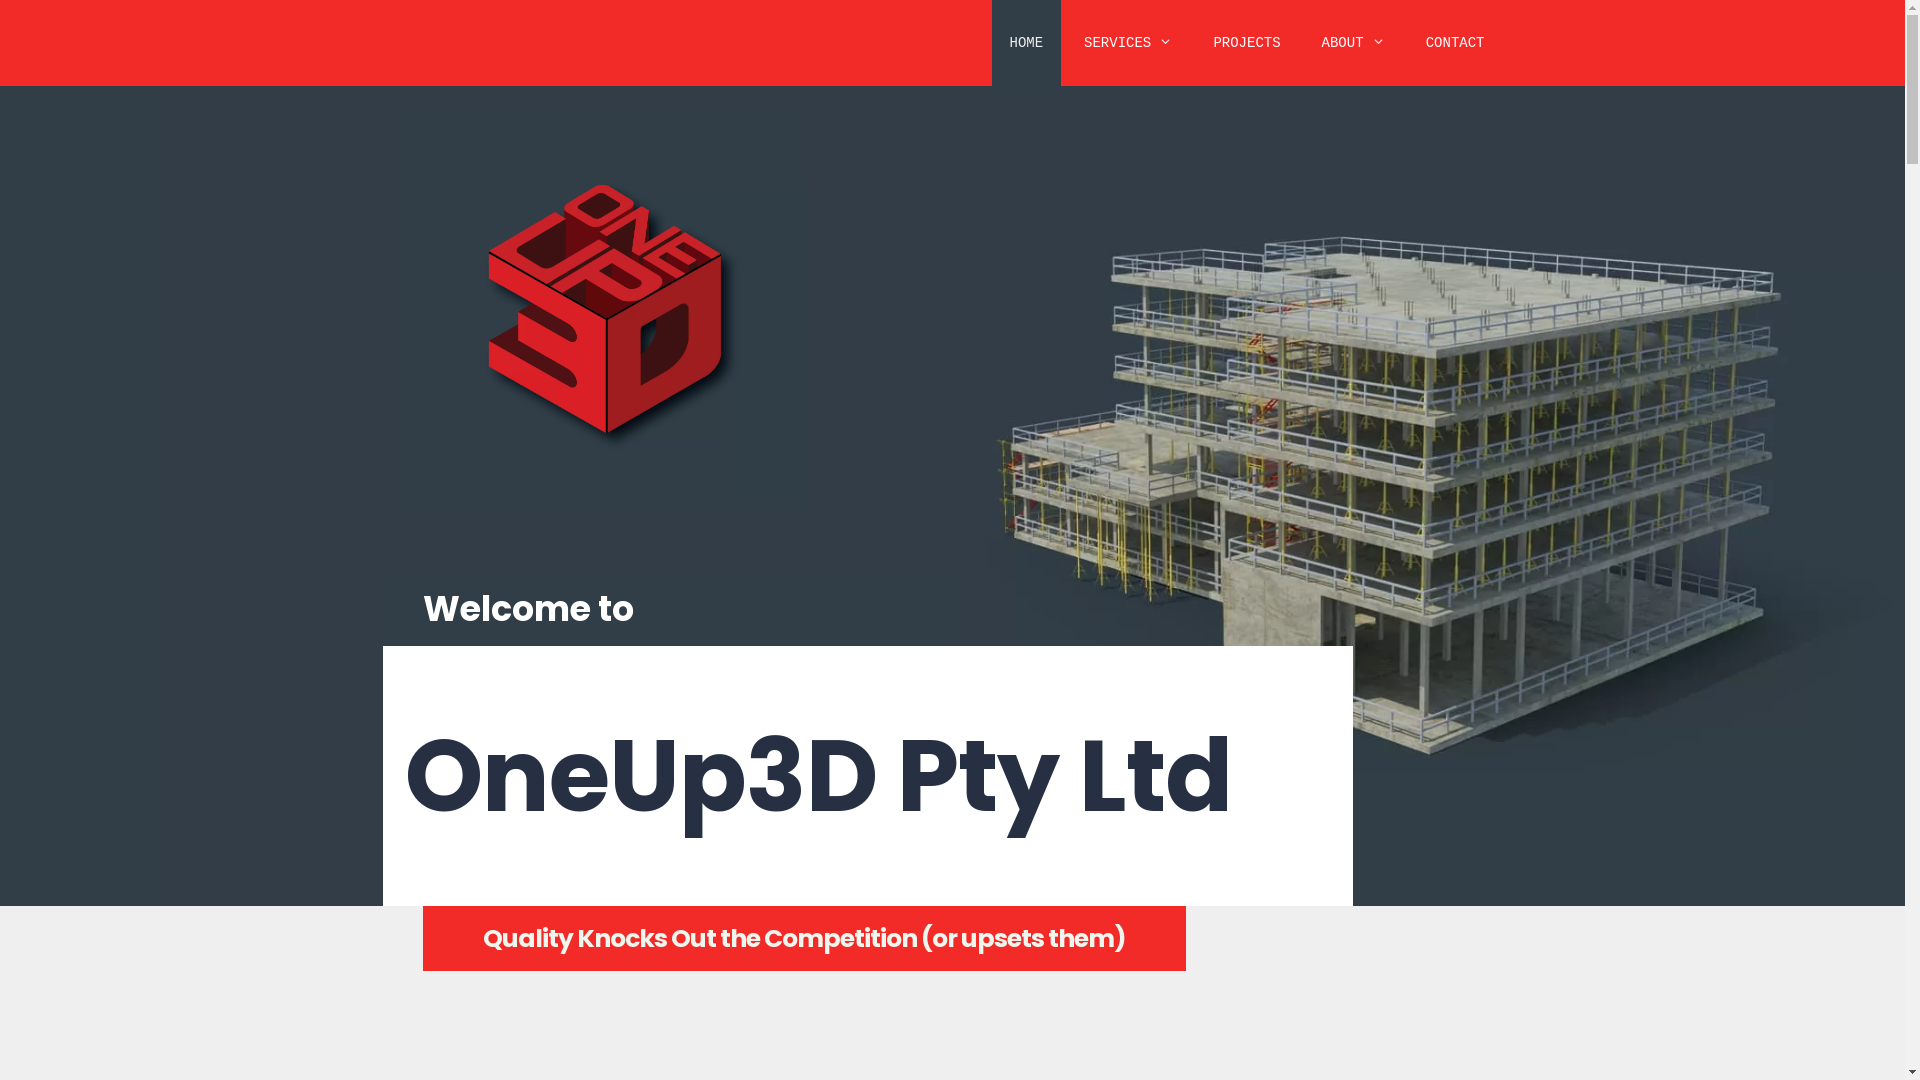 This screenshot has height=1080, width=1920. What do you see at coordinates (600, 309) in the screenshot?
I see `'One Up 3D'` at bounding box center [600, 309].